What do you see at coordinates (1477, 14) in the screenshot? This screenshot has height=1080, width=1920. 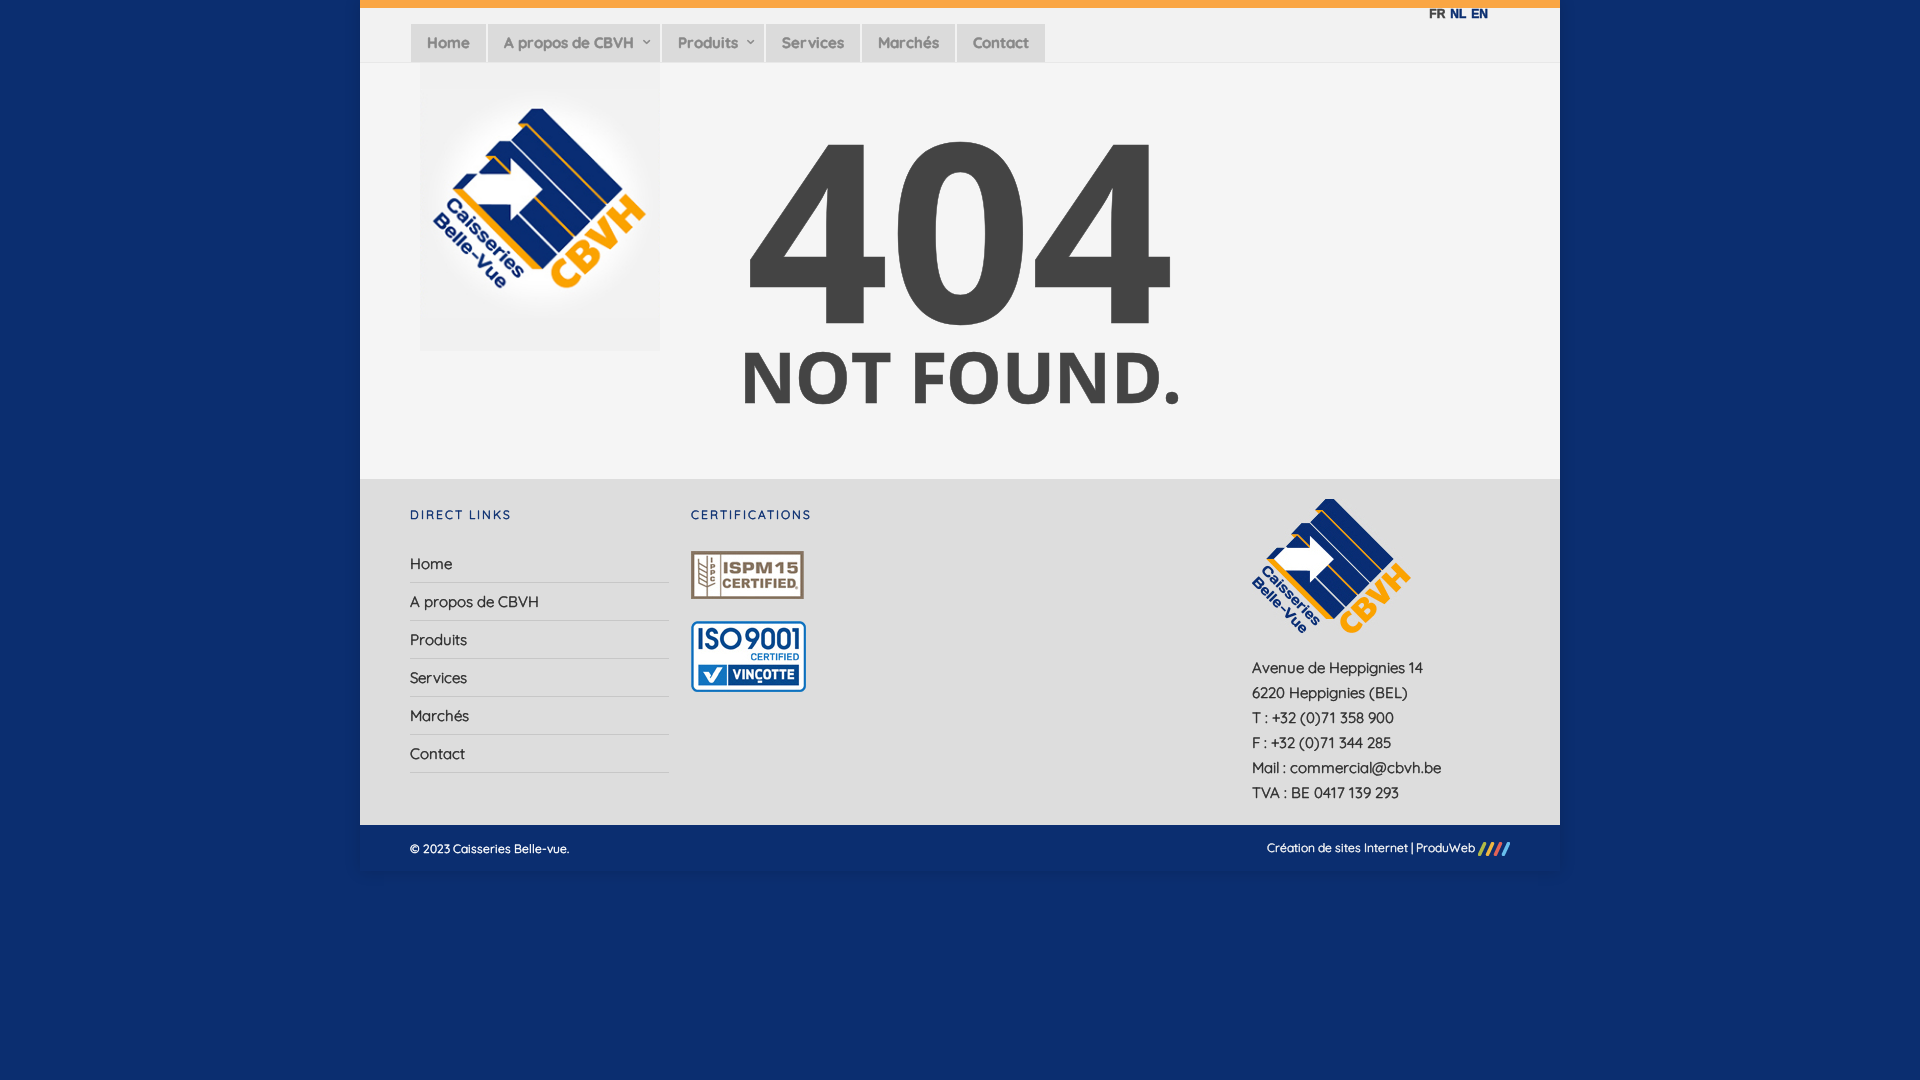 I see `'EN'` at bounding box center [1477, 14].